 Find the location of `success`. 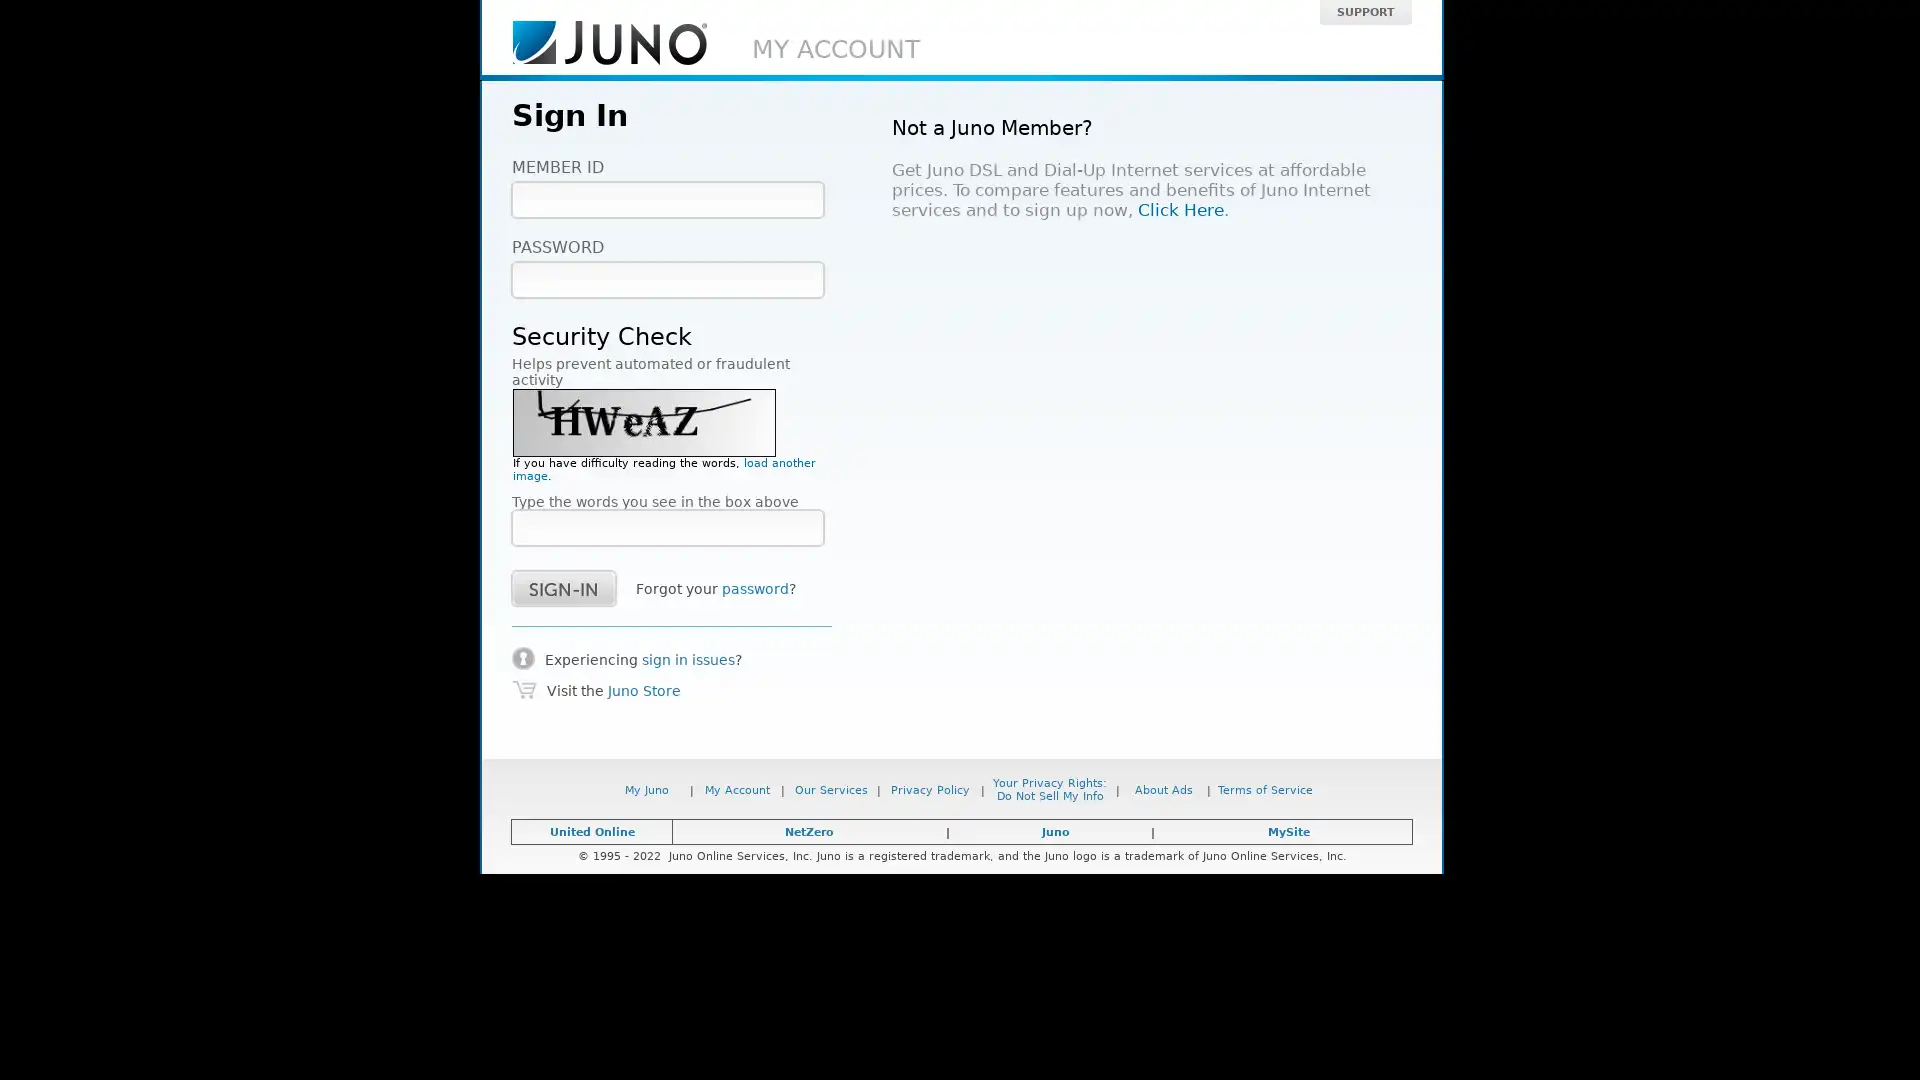

success is located at coordinates (563, 587).